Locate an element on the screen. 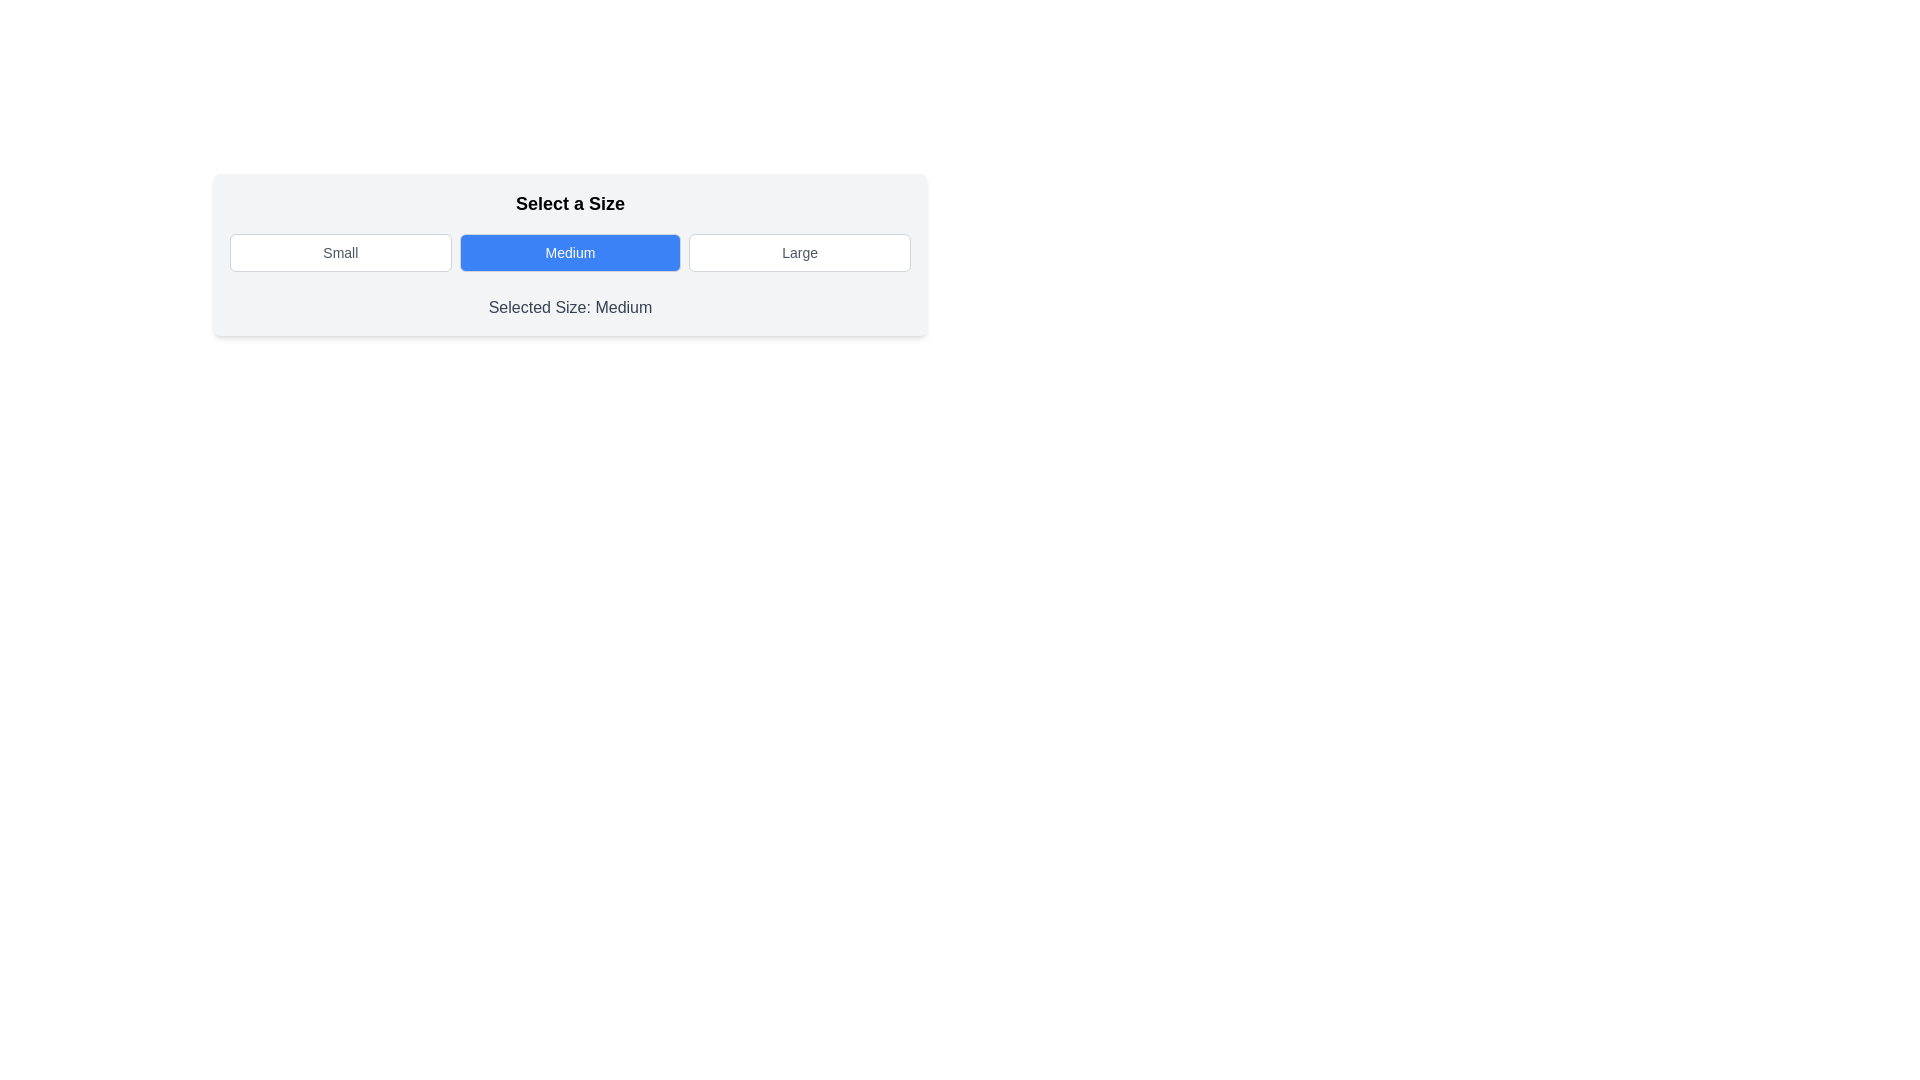 The height and width of the screenshot is (1080, 1920). the 'Small' size selection button located in the top section of the panel titled 'Select a Size' is located at coordinates (340, 252).